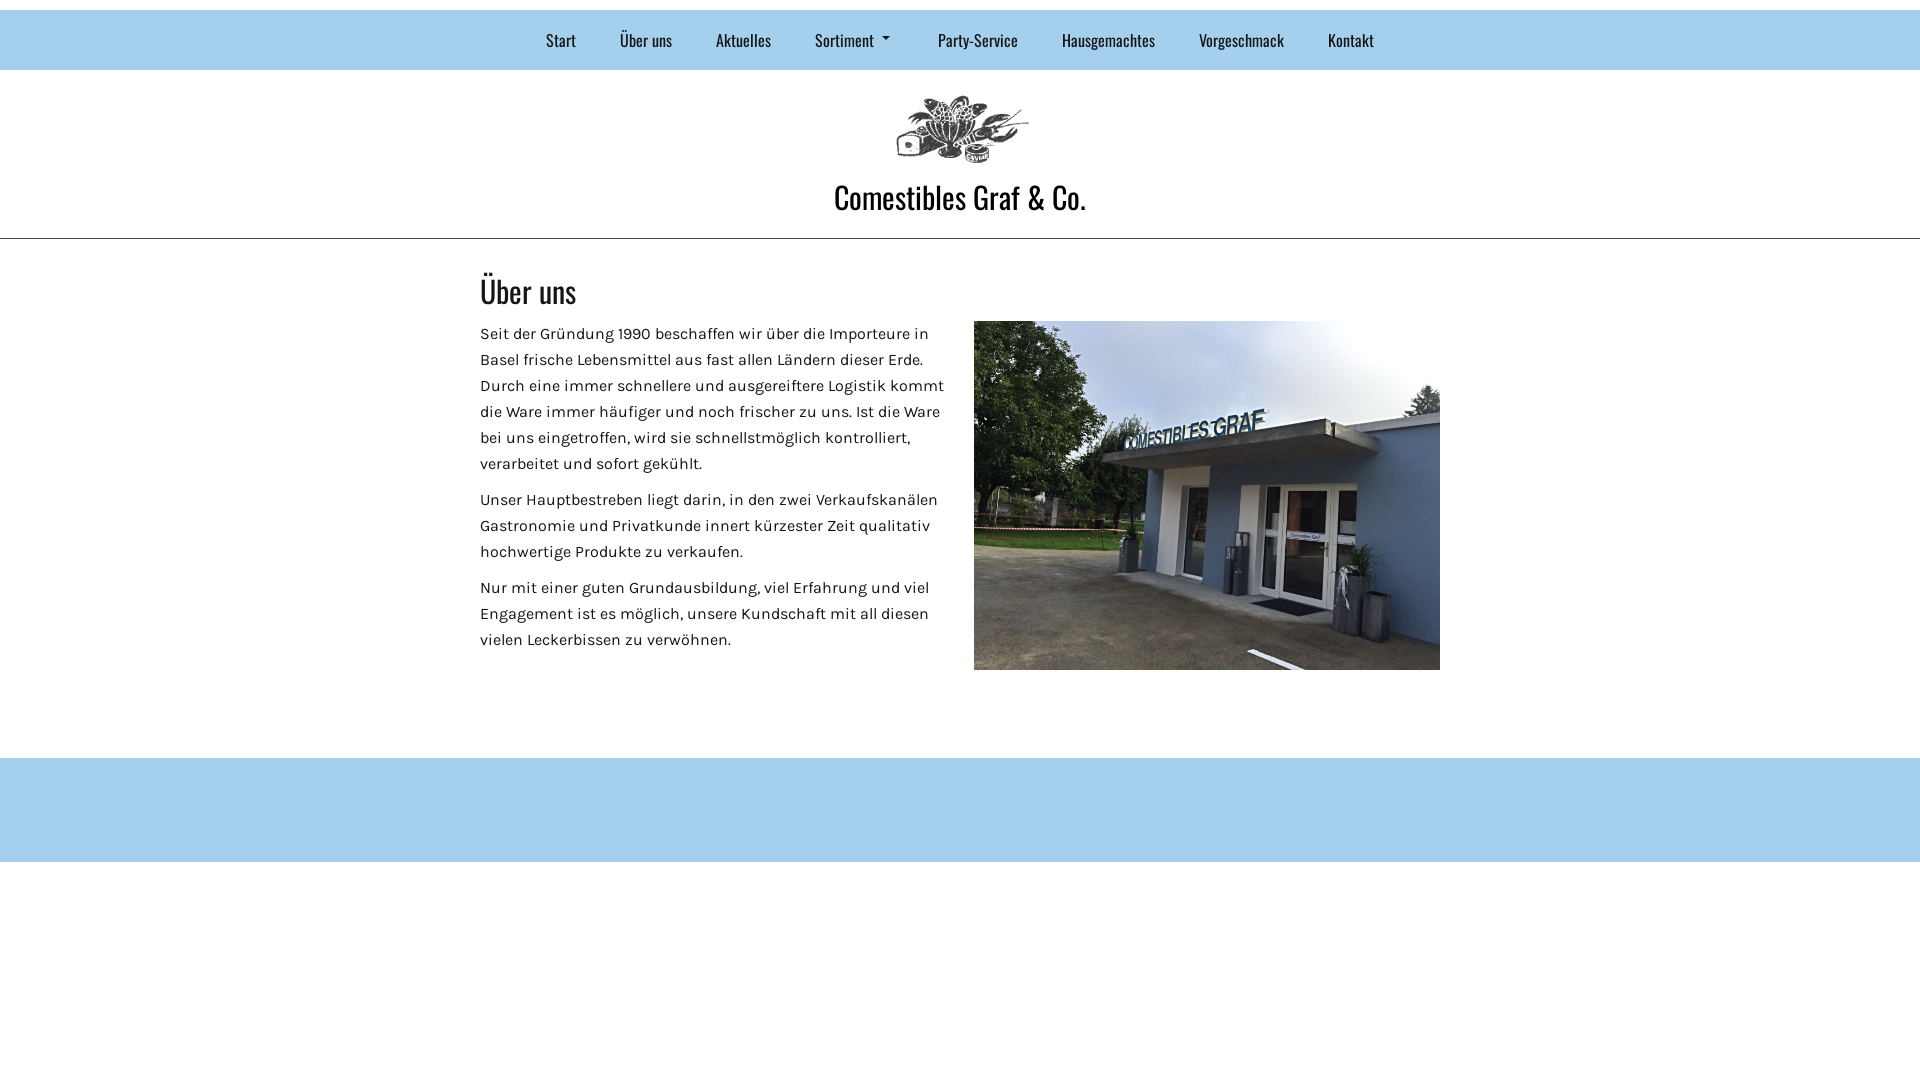 This screenshot has height=1080, width=1920. Describe the element at coordinates (526, 39) in the screenshot. I see `'Start'` at that location.